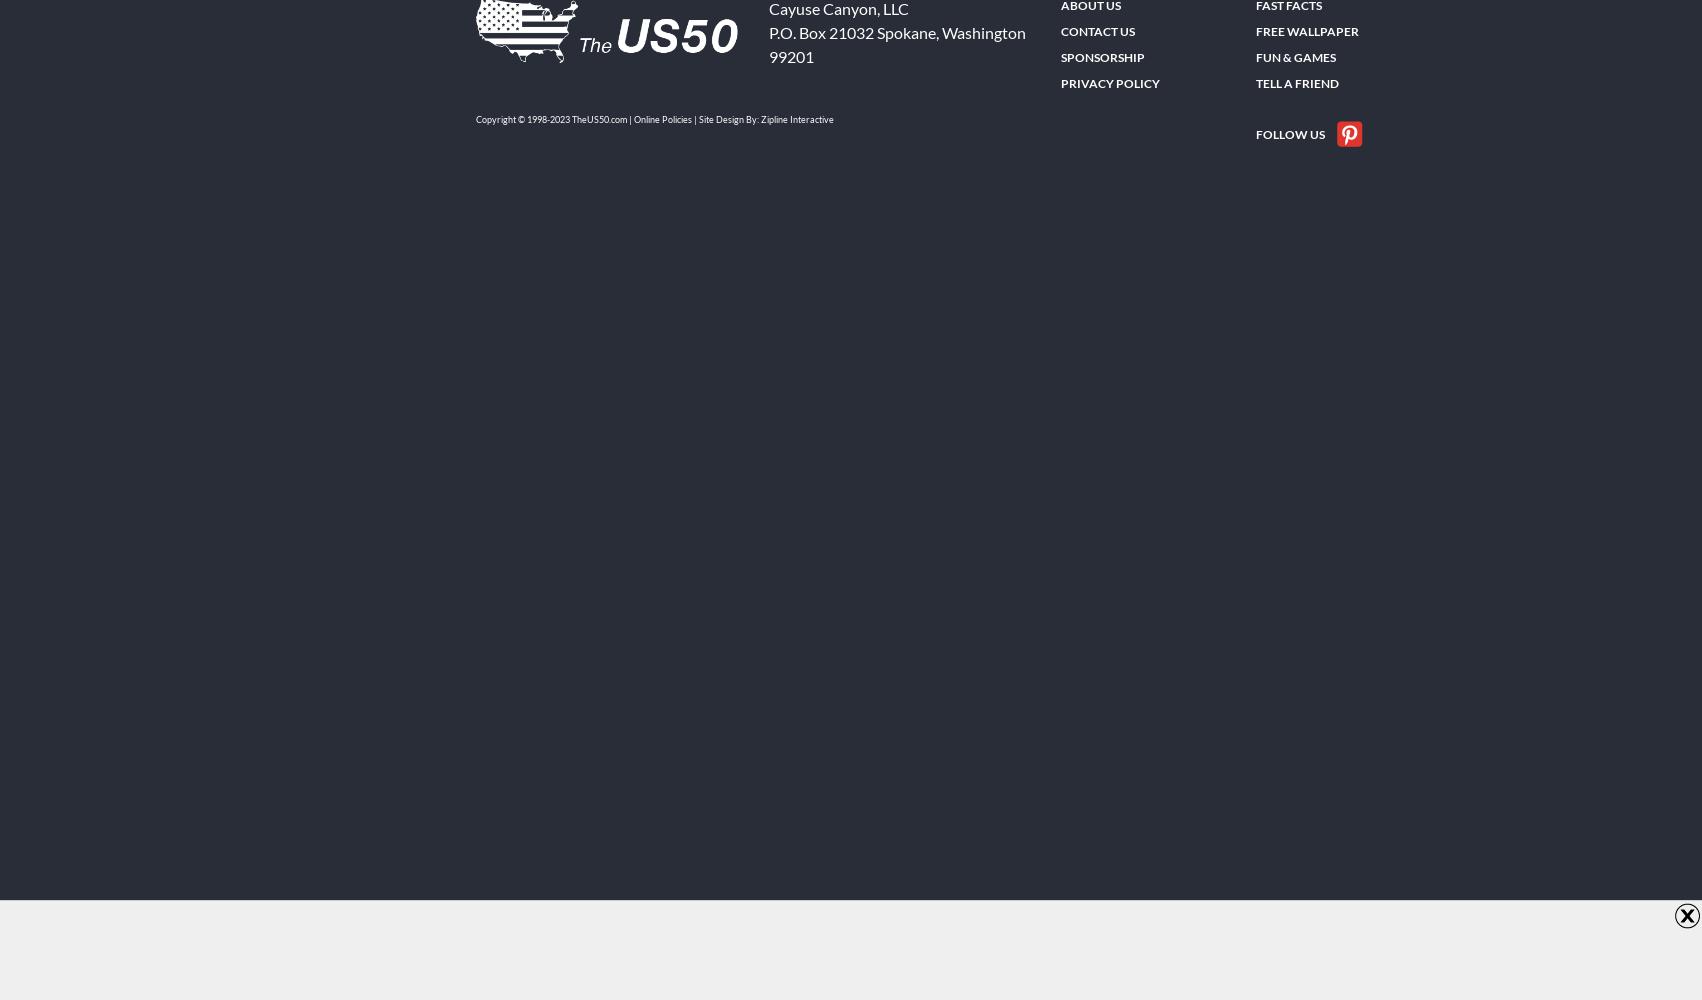  I want to click on 'Washington', so click(983, 32).